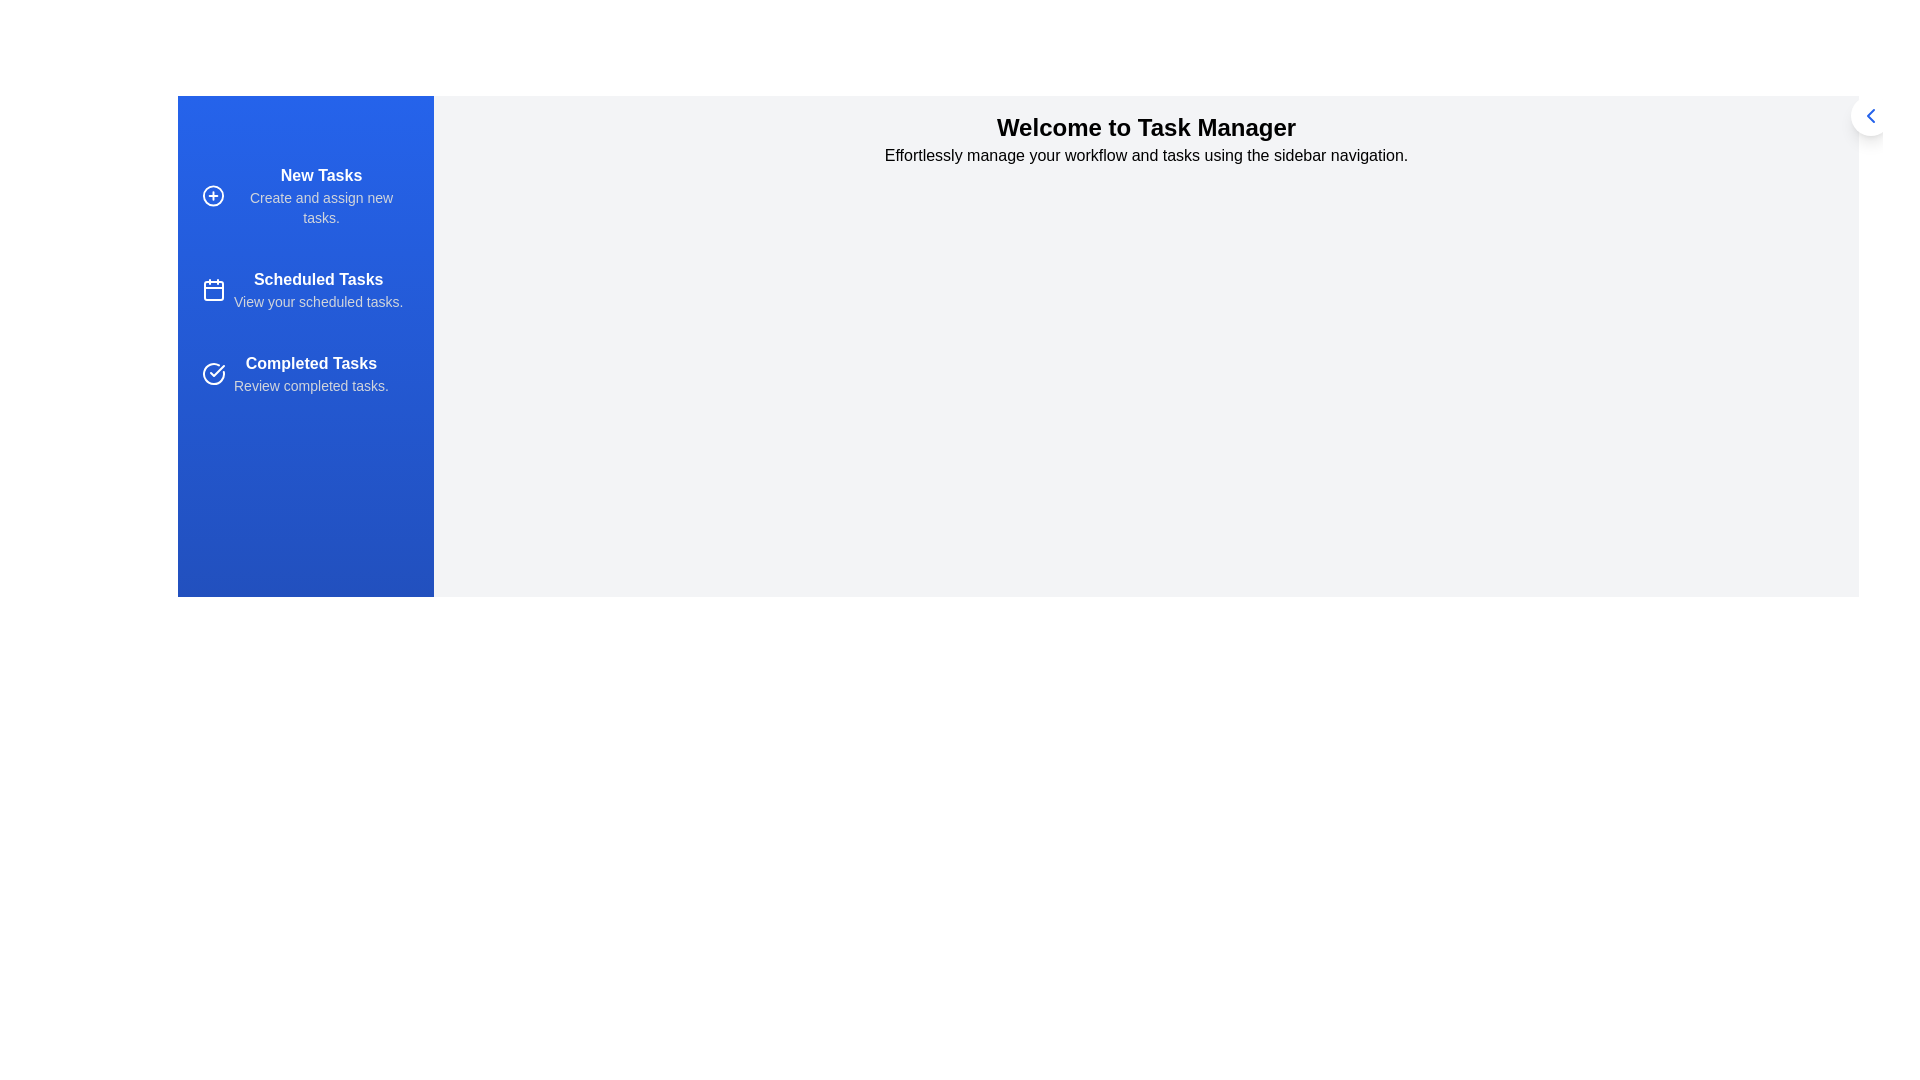 The width and height of the screenshot is (1920, 1080). Describe the element at coordinates (305, 196) in the screenshot. I see `the 'New Tasks' menu item in the sidebar to navigate to the 'New Tasks' section` at that location.